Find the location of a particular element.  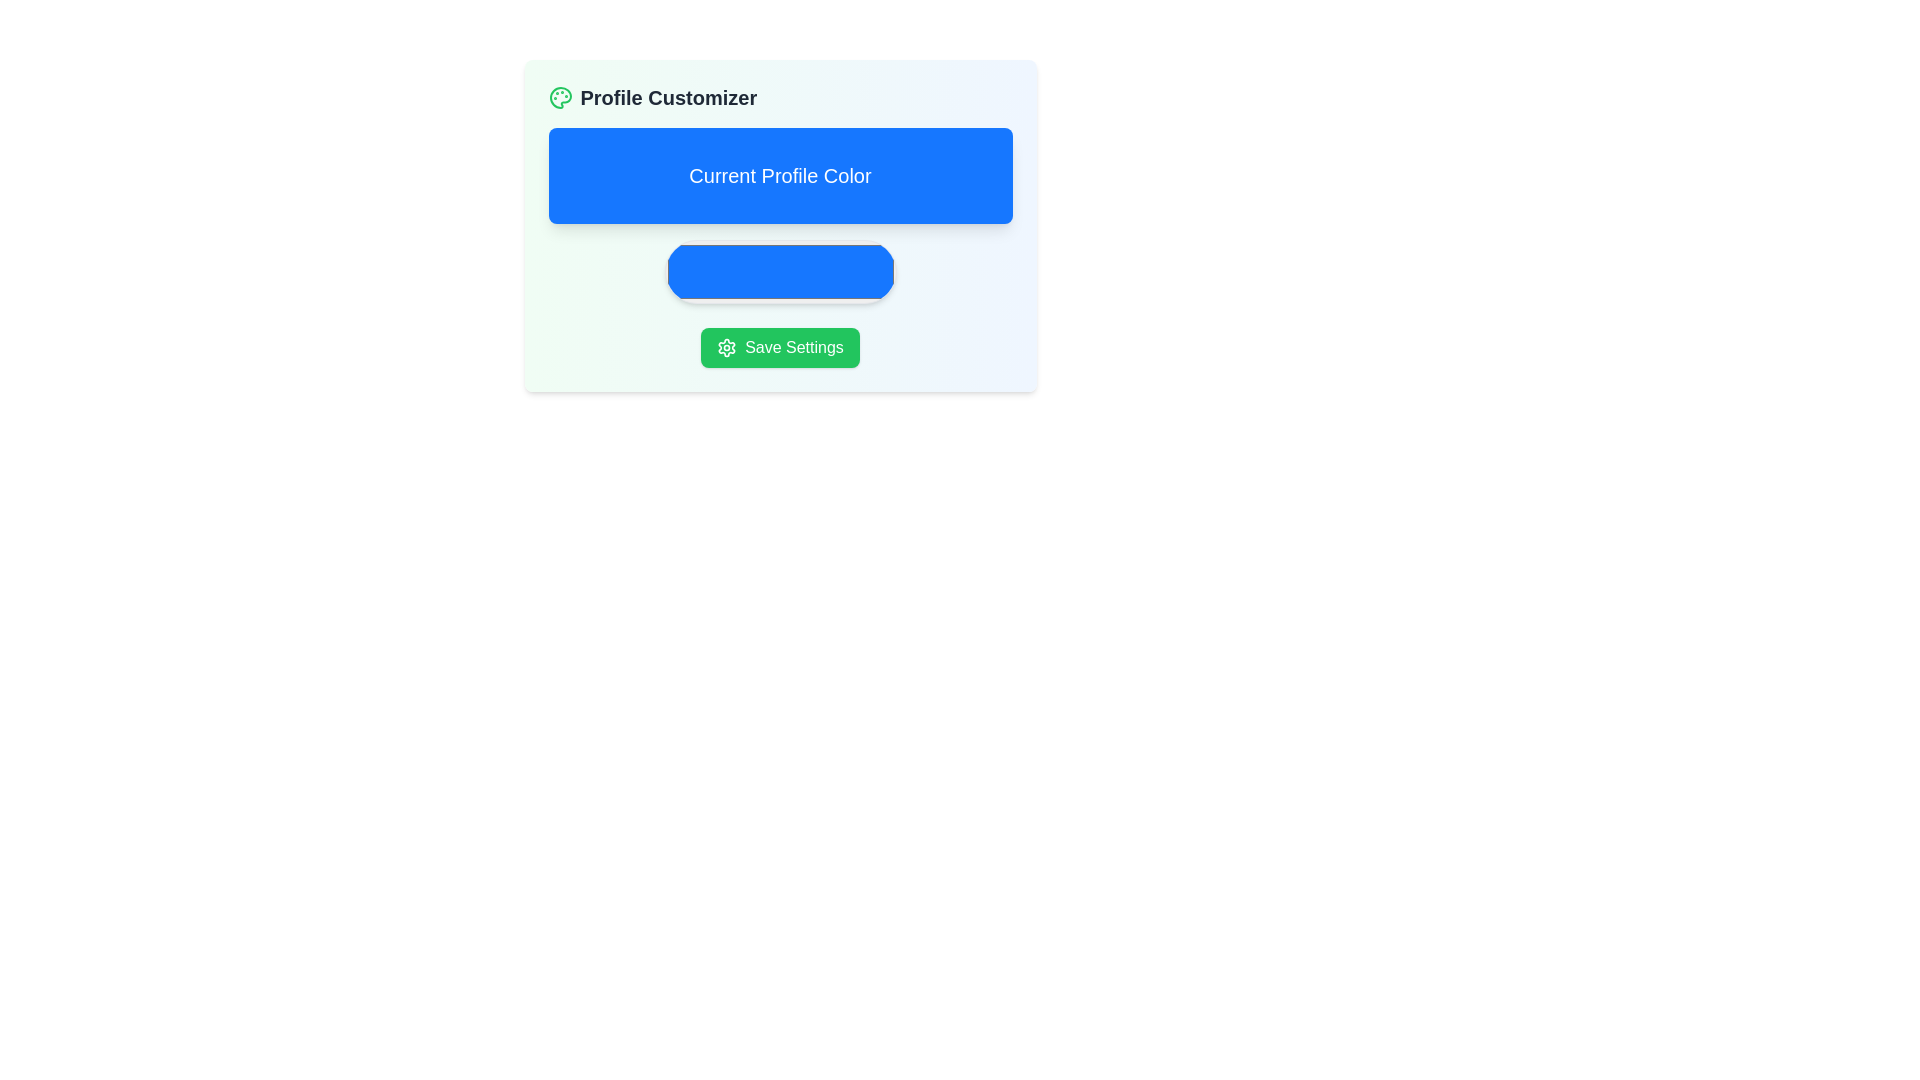

the decorative Vector graphic icon that symbolizes color-related functionalities, located within a cluster of circular elements at the top-left of the interface is located at coordinates (560, 97).